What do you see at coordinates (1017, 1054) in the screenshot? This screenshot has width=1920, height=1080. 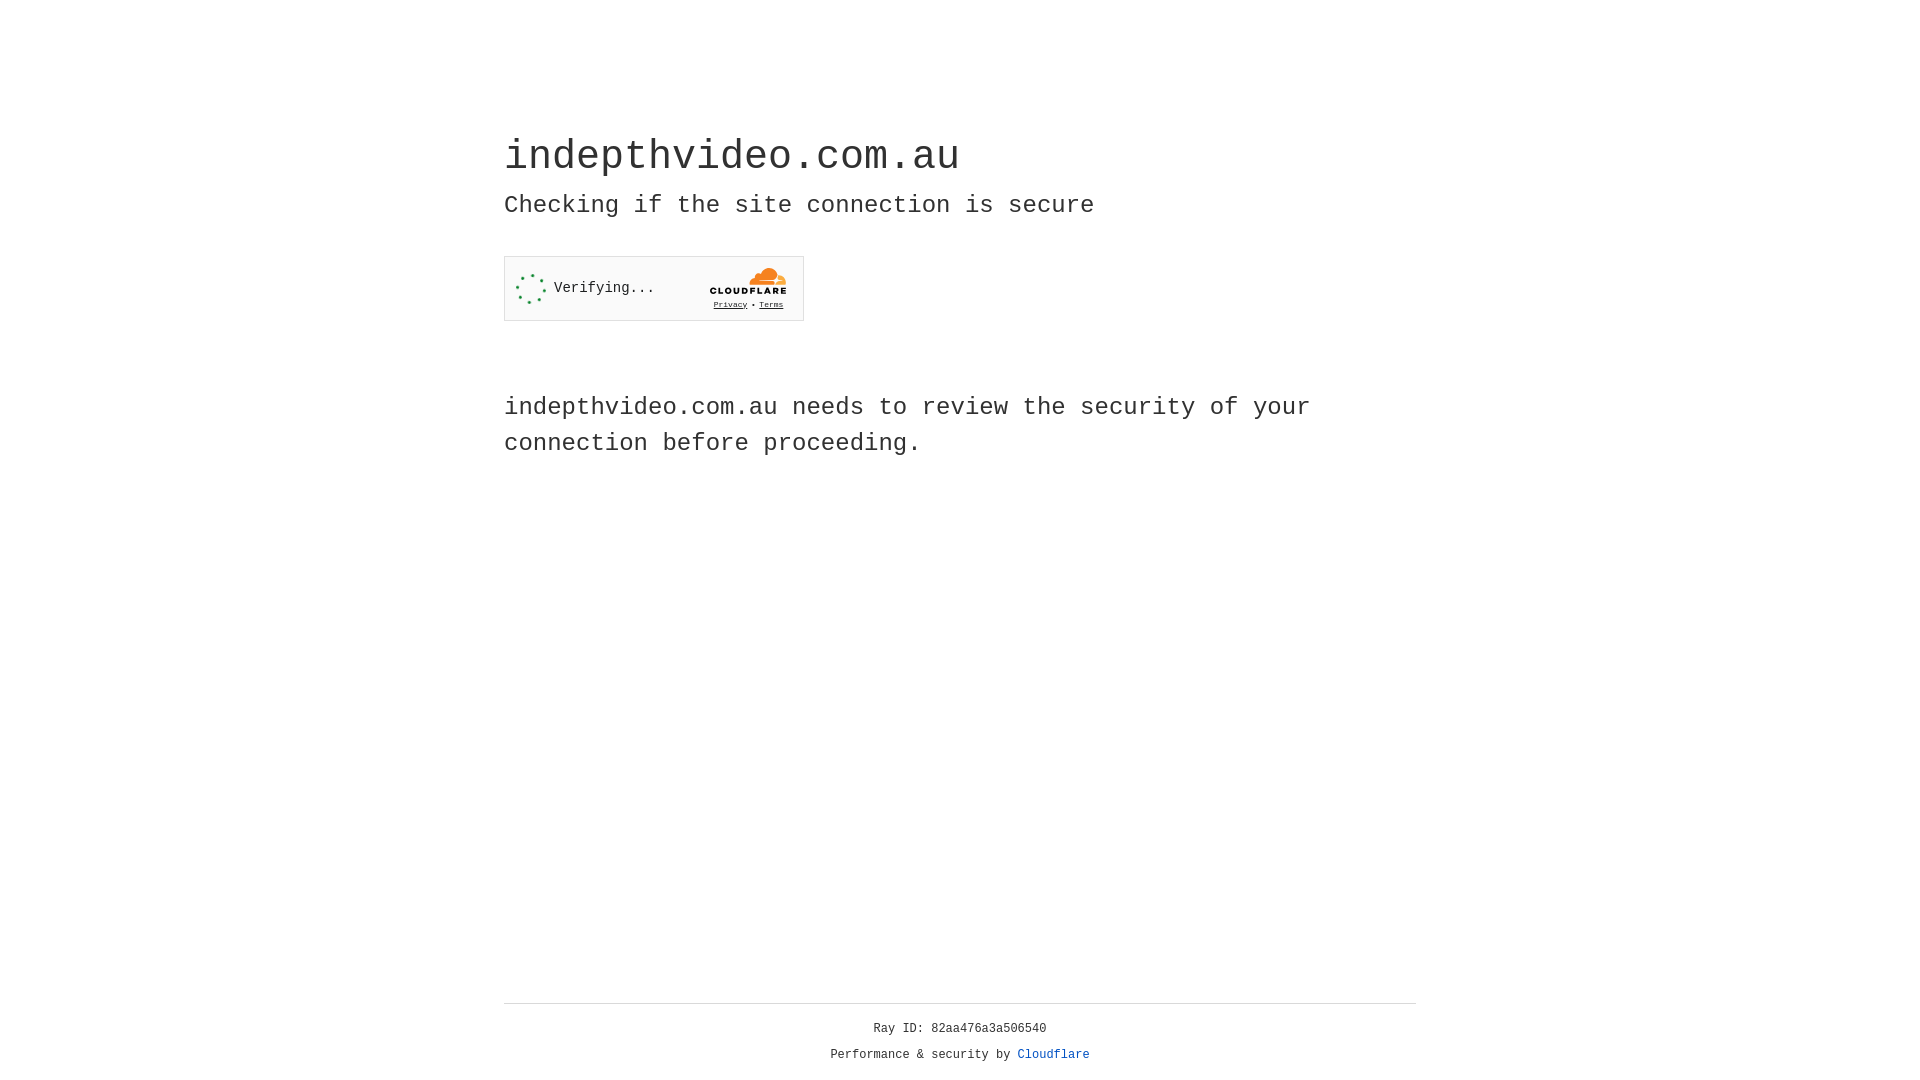 I see `'Cloudflare'` at bounding box center [1017, 1054].